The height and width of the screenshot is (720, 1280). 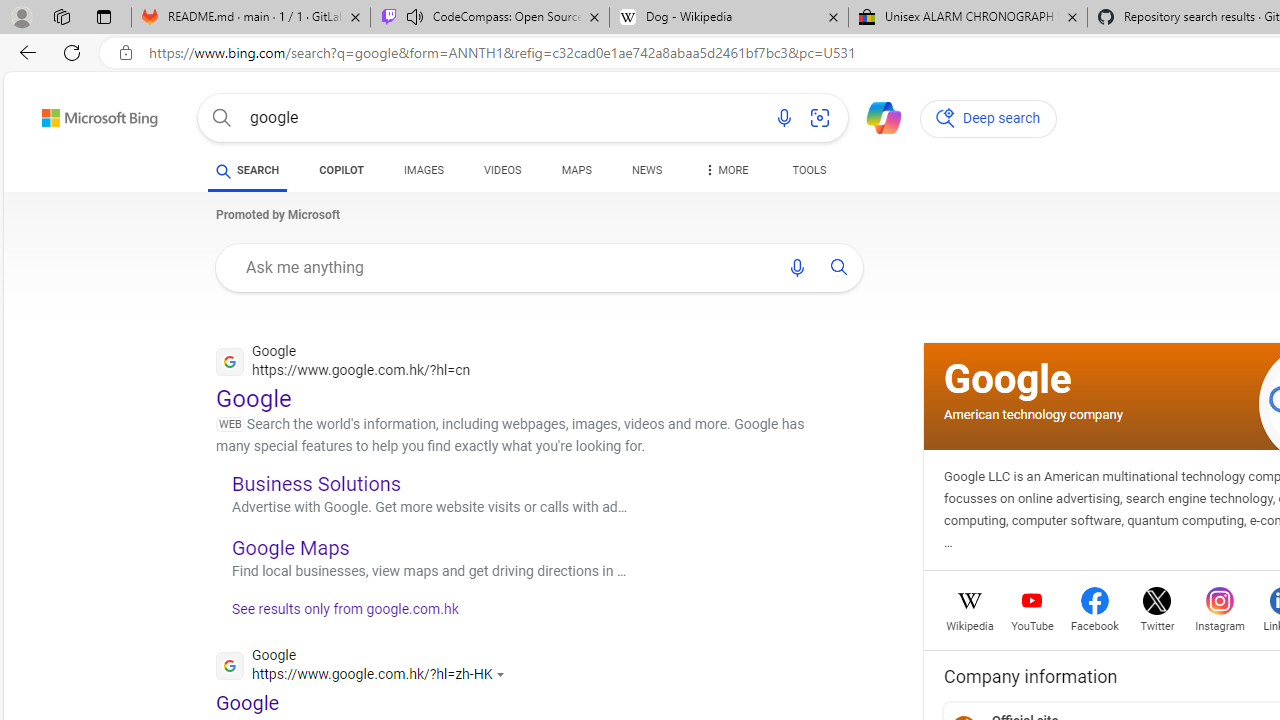 I want to click on 'Back to Bing search', so click(x=86, y=114).